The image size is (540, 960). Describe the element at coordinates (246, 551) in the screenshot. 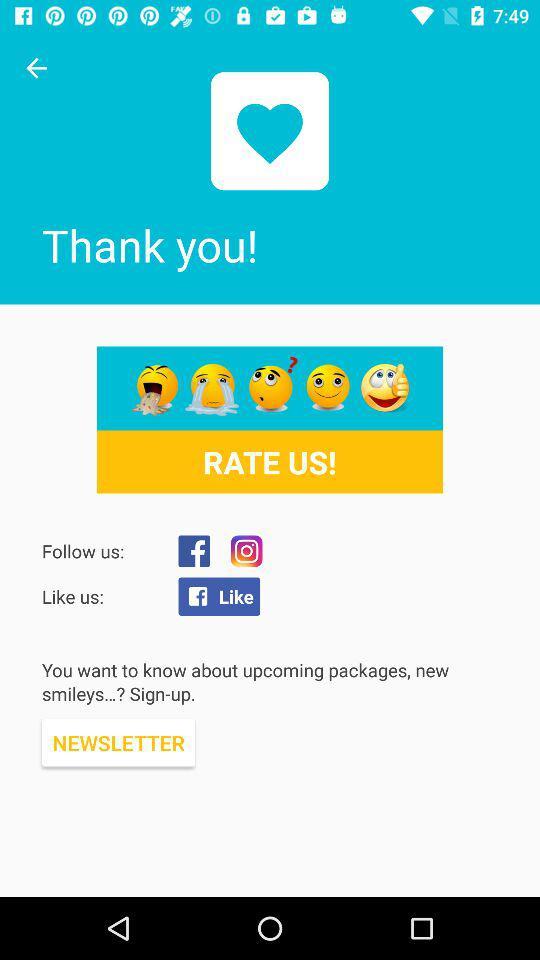

I see `instagram` at that location.